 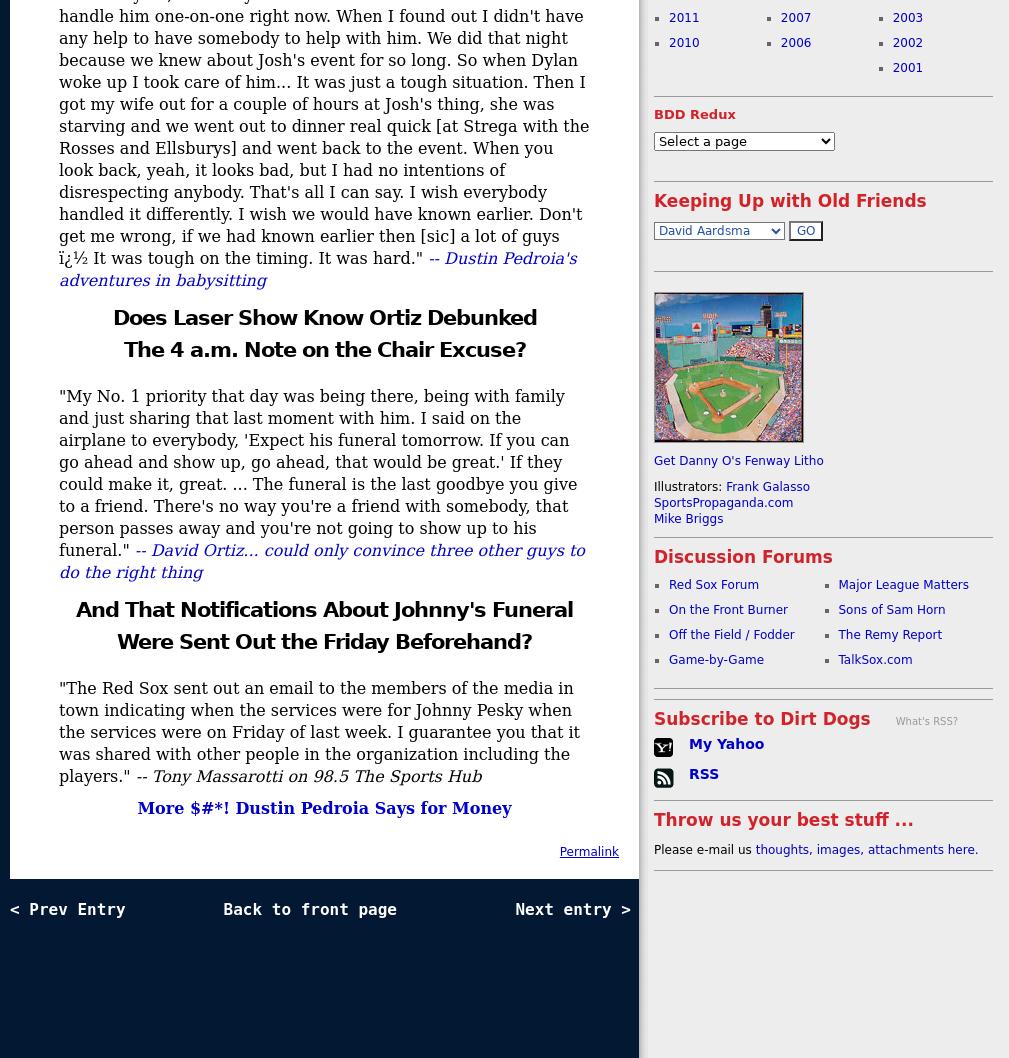 What do you see at coordinates (703, 774) in the screenshot?
I see `'RSS'` at bounding box center [703, 774].